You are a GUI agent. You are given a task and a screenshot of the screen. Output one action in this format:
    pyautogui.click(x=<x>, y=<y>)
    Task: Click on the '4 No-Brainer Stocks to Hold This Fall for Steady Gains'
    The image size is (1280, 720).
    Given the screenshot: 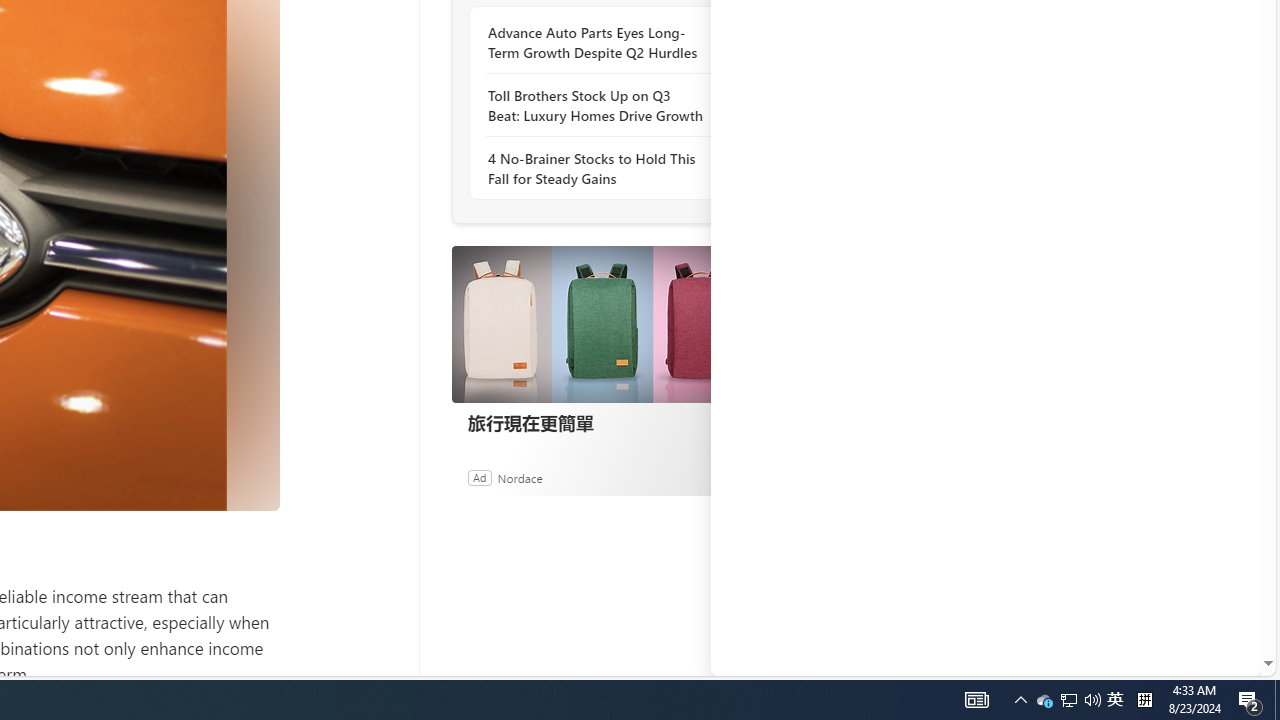 What is the action you would take?
    pyautogui.click(x=595, y=167)
    